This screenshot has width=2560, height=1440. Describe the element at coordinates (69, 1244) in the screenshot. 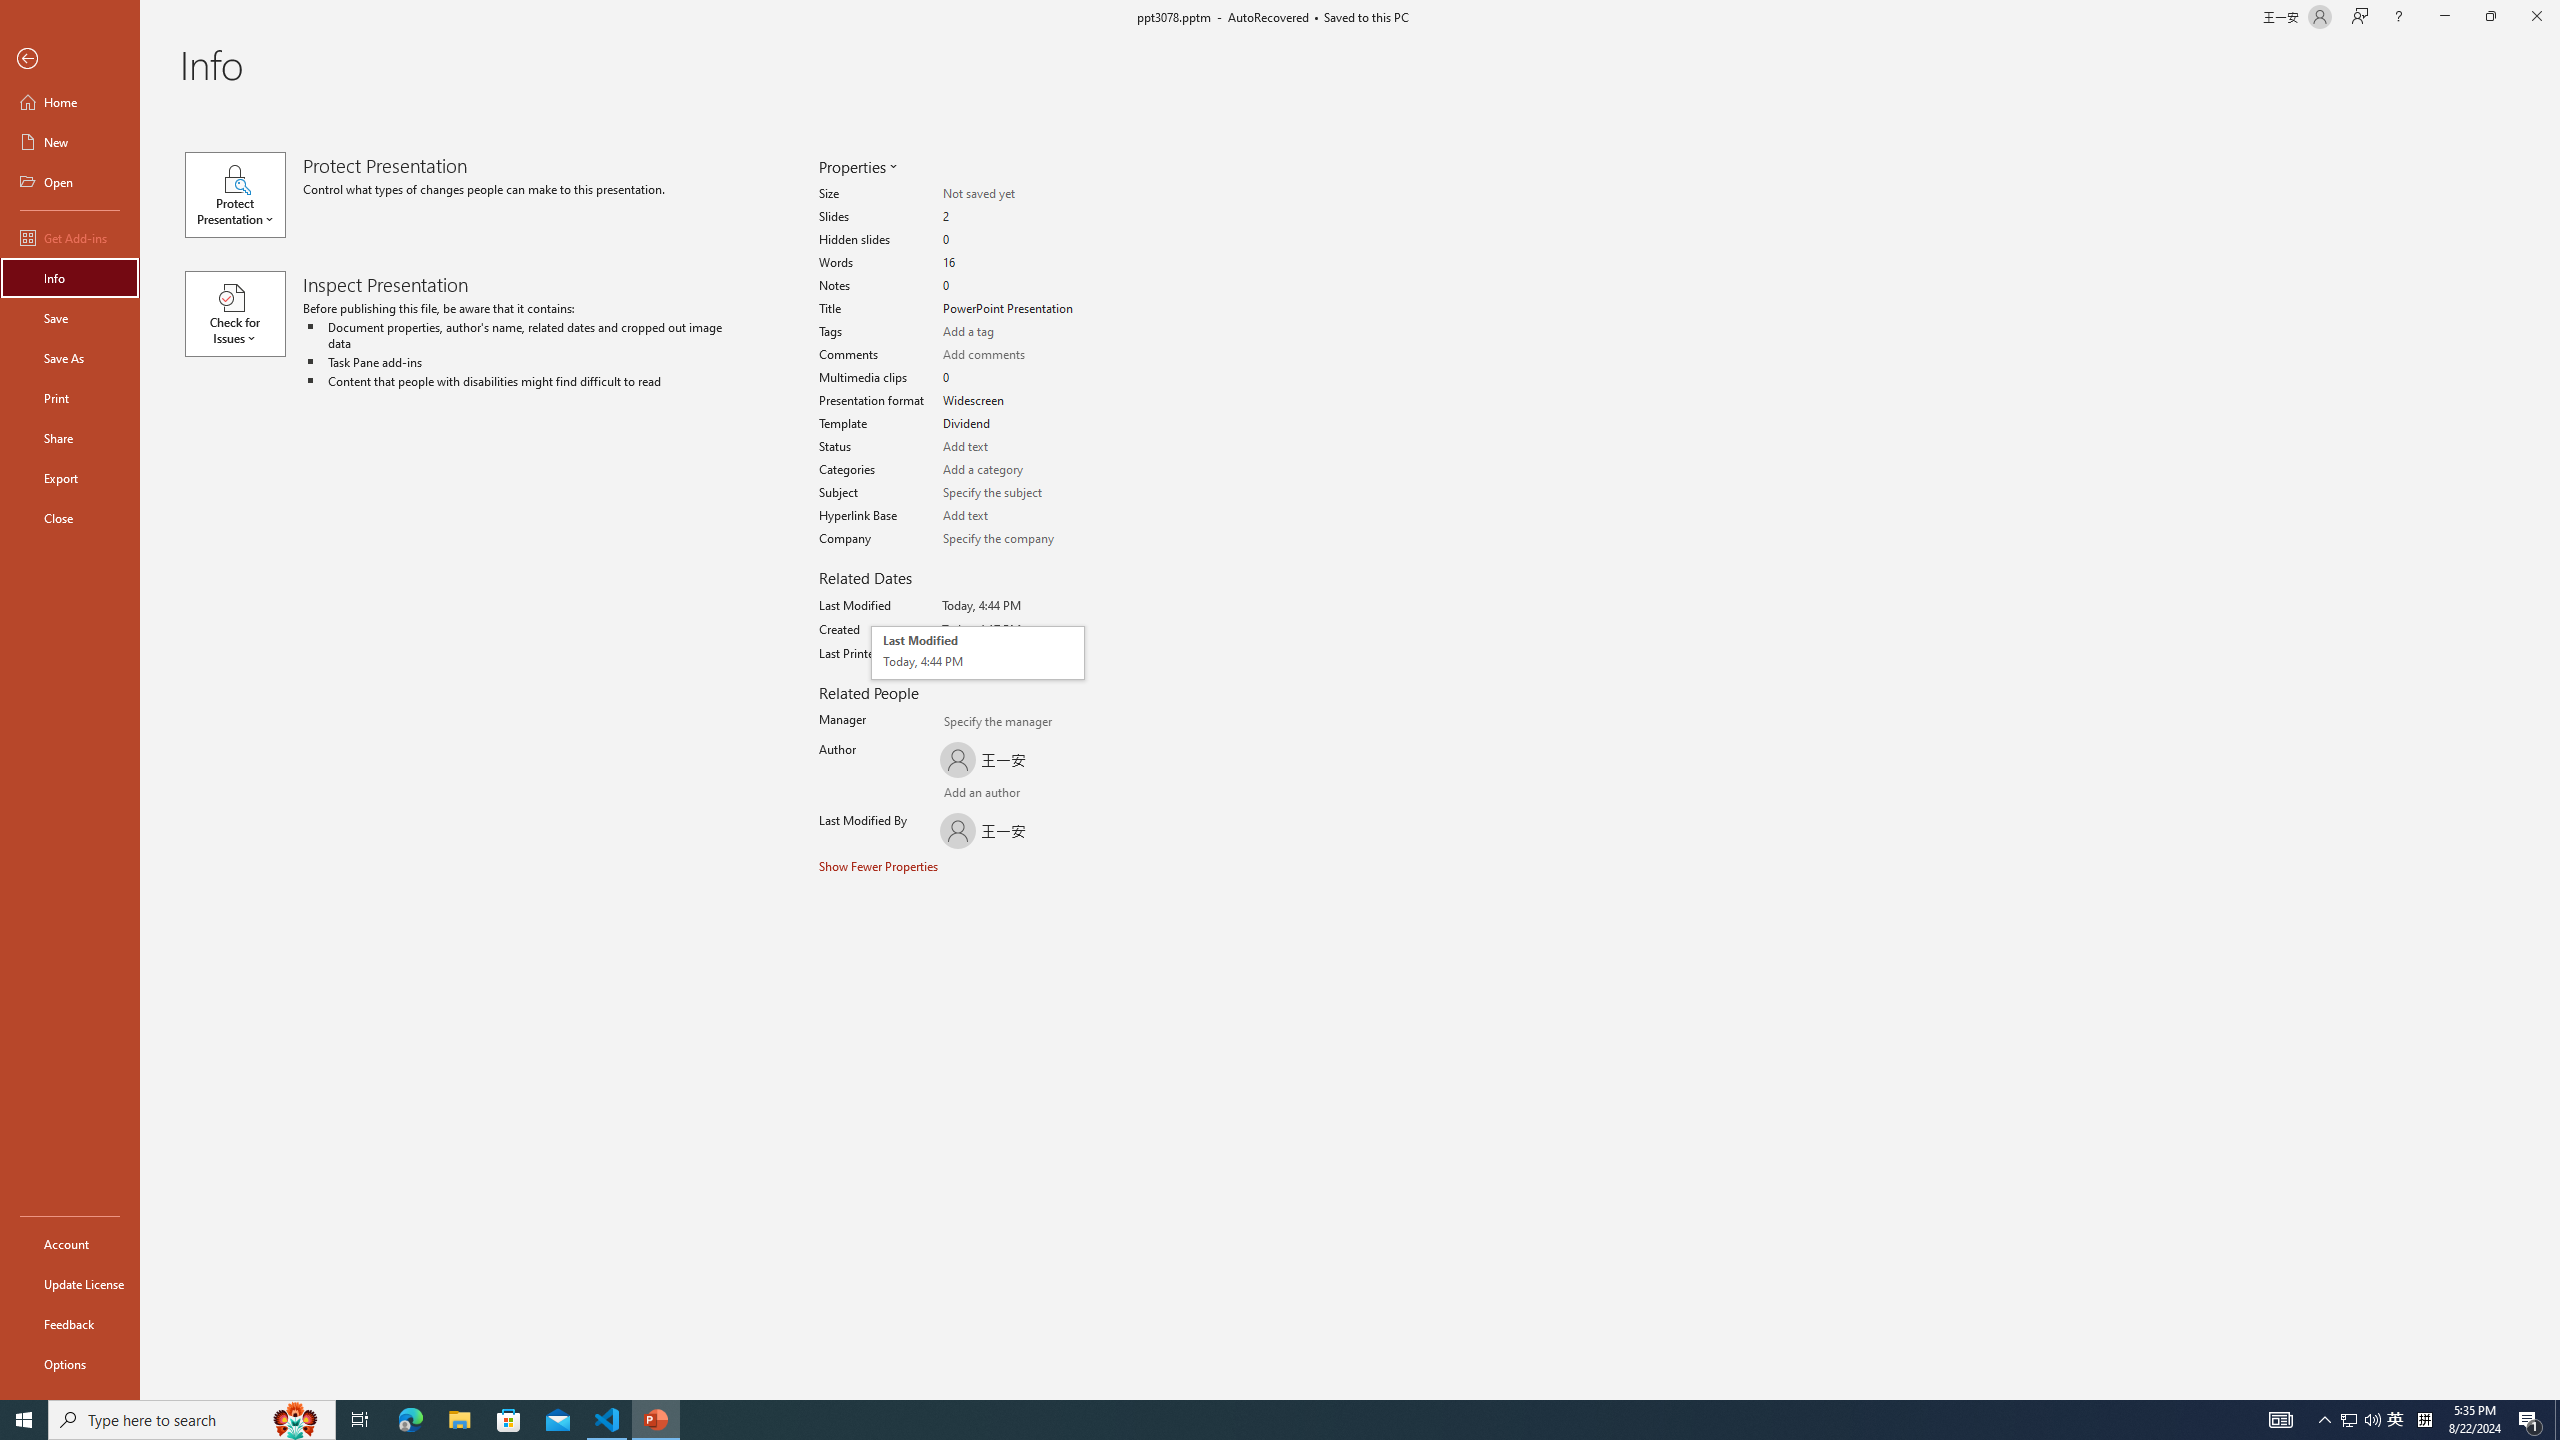

I see `'Account'` at that location.